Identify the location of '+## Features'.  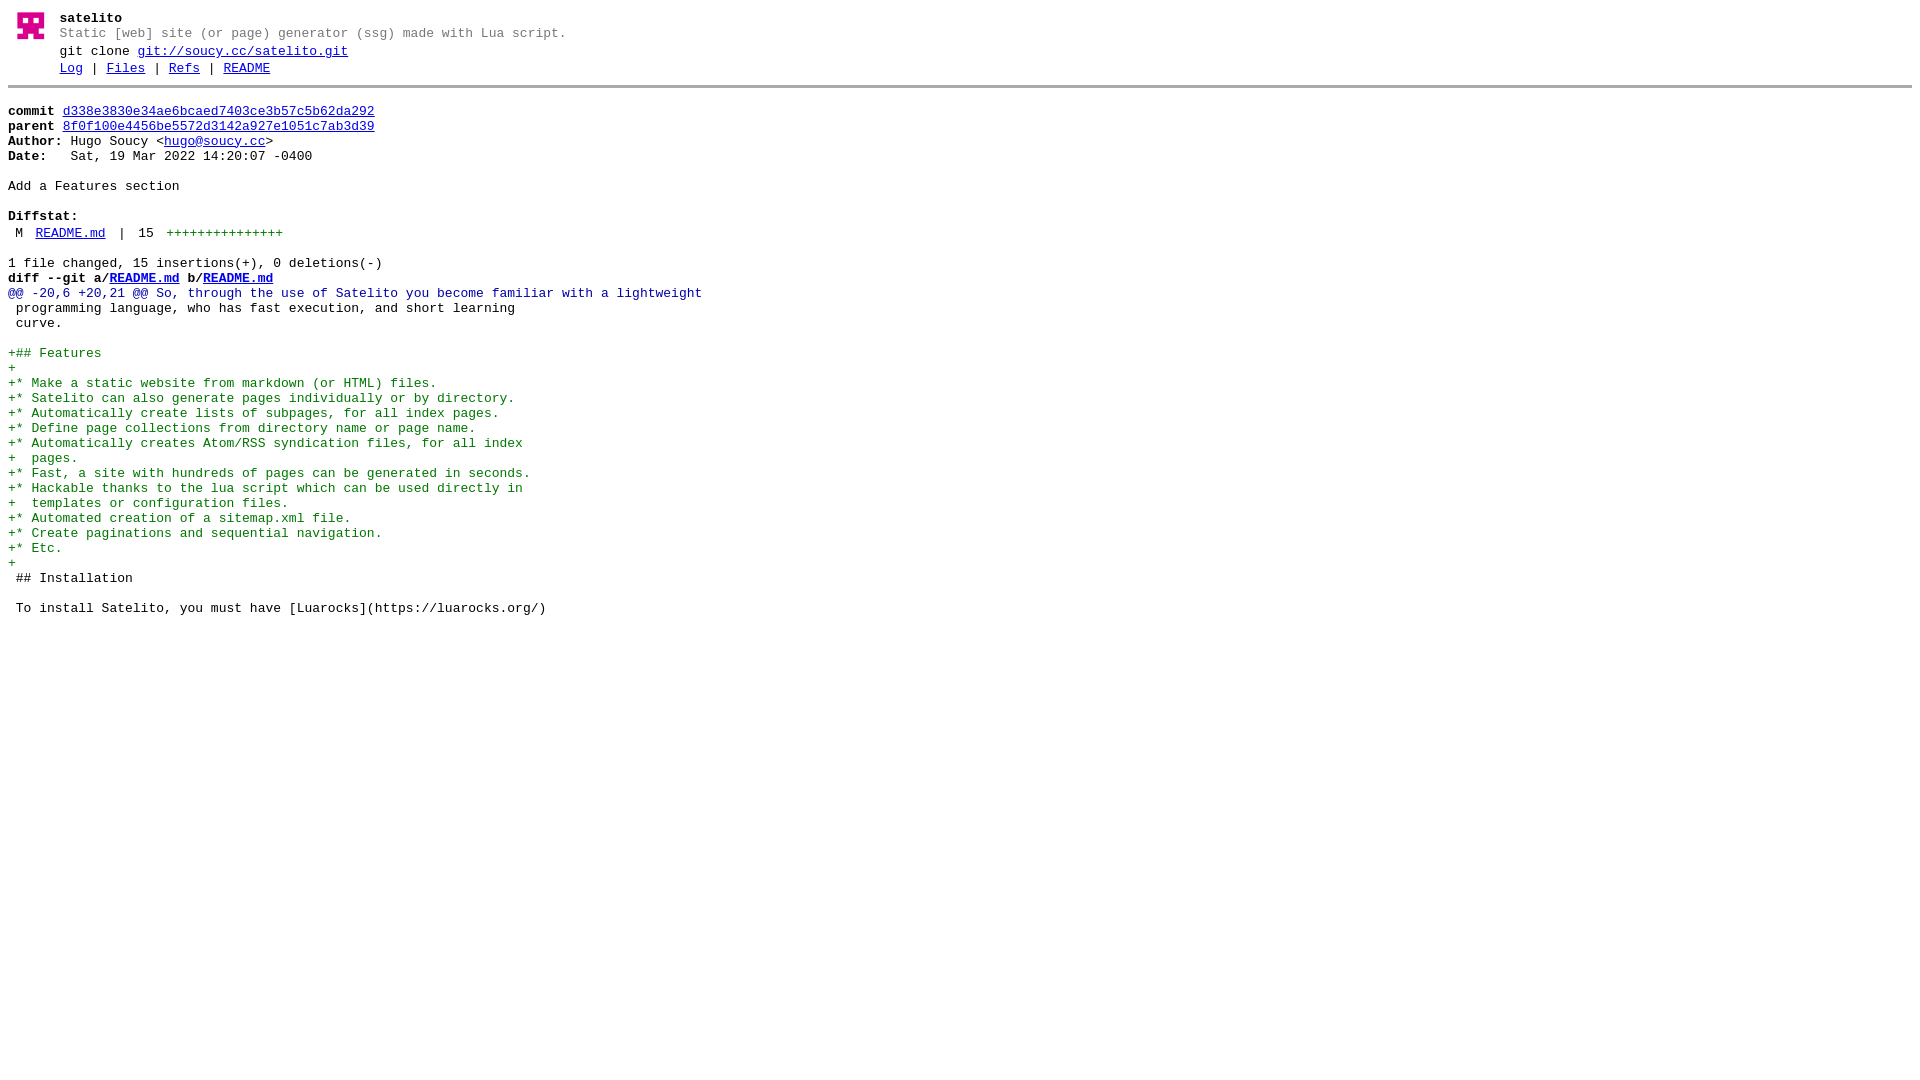
(54, 352).